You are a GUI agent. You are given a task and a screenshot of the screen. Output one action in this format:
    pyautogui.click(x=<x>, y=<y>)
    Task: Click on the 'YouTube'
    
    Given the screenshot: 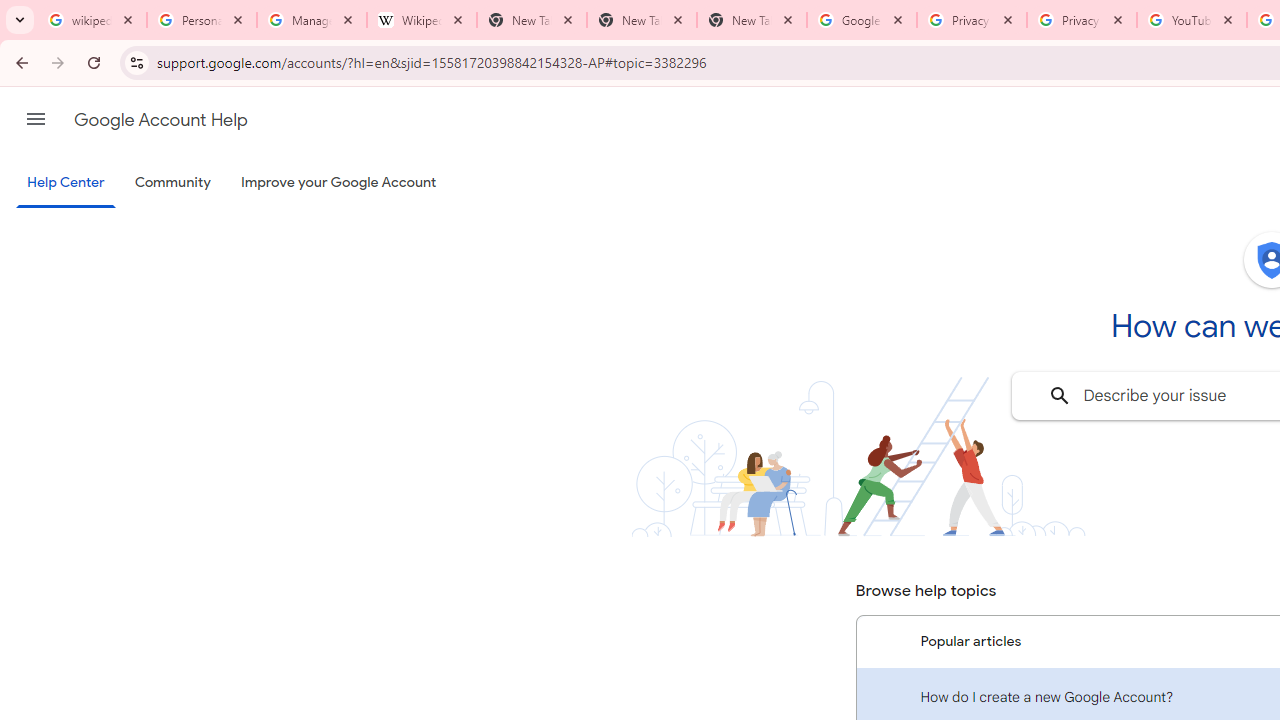 What is the action you would take?
    pyautogui.click(x=1191, y=20)
    